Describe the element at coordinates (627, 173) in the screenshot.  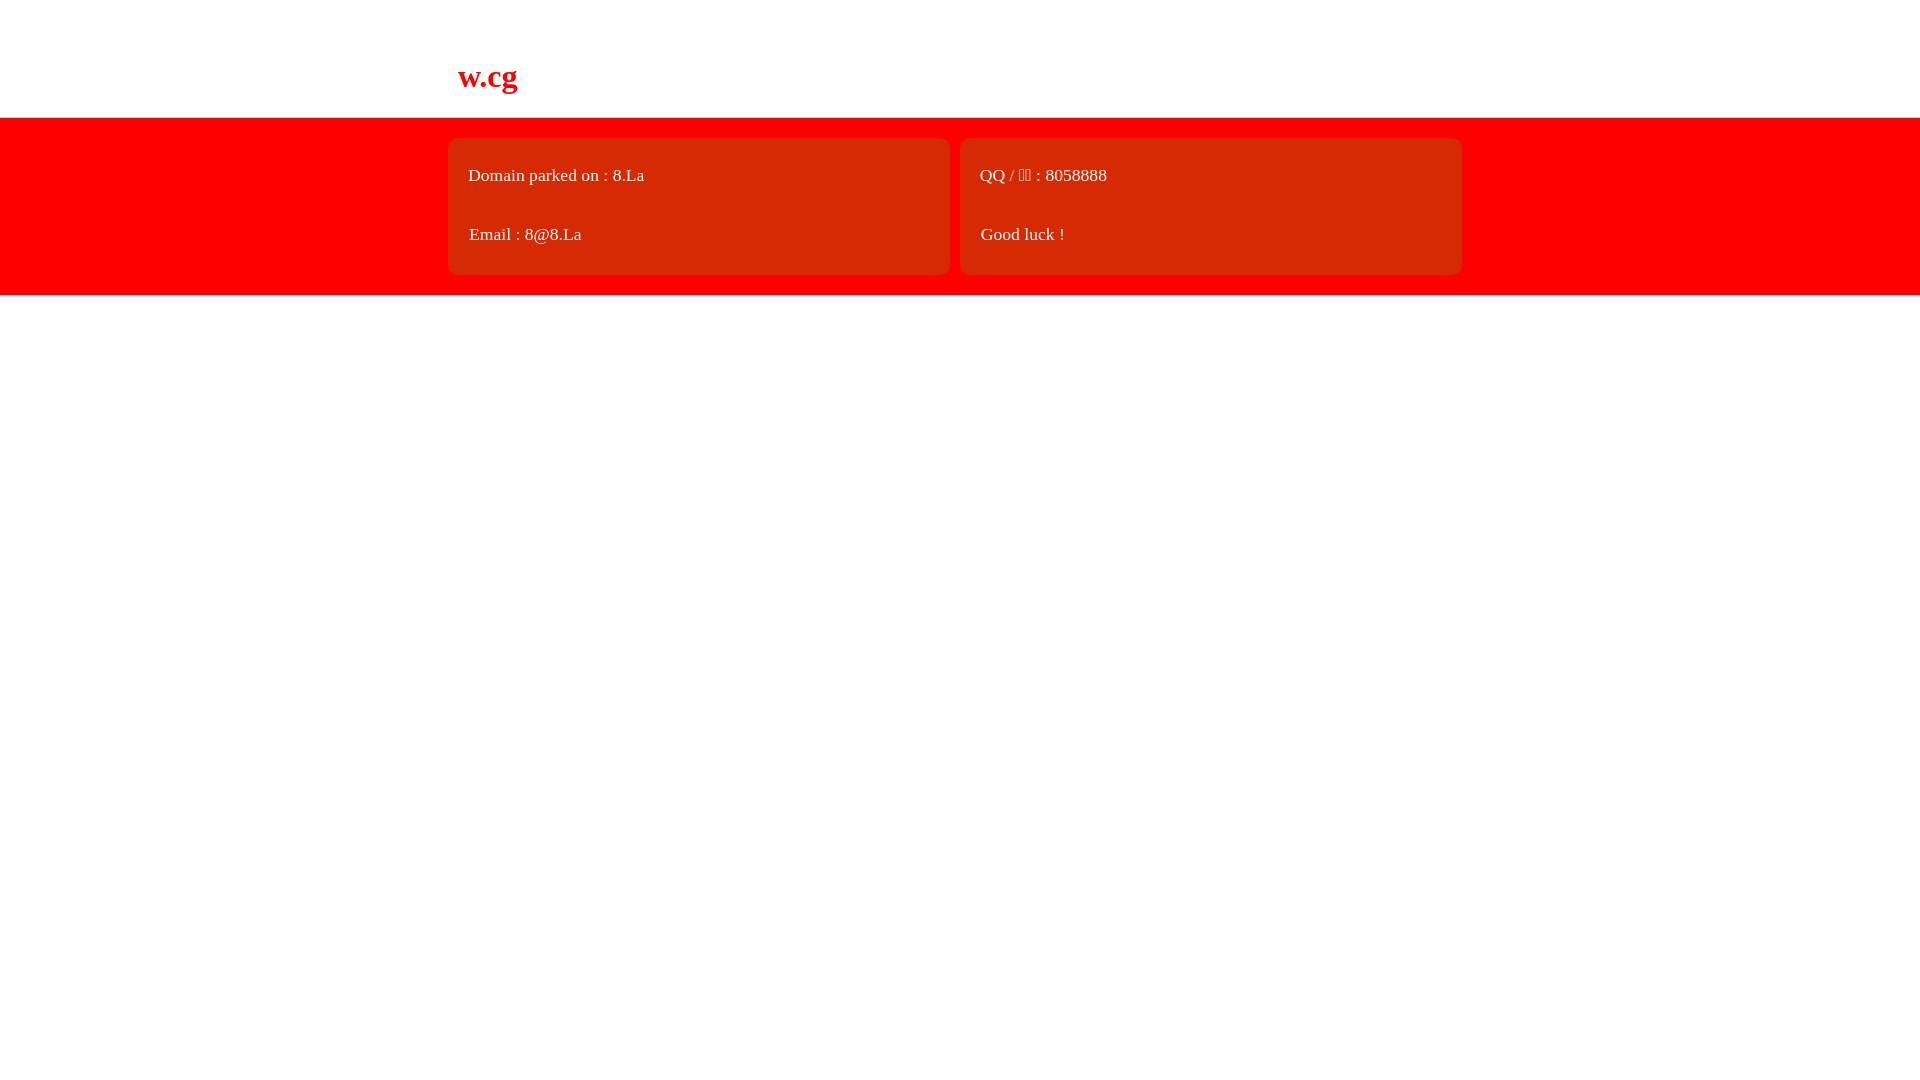
I see `'8.La'` at that location.